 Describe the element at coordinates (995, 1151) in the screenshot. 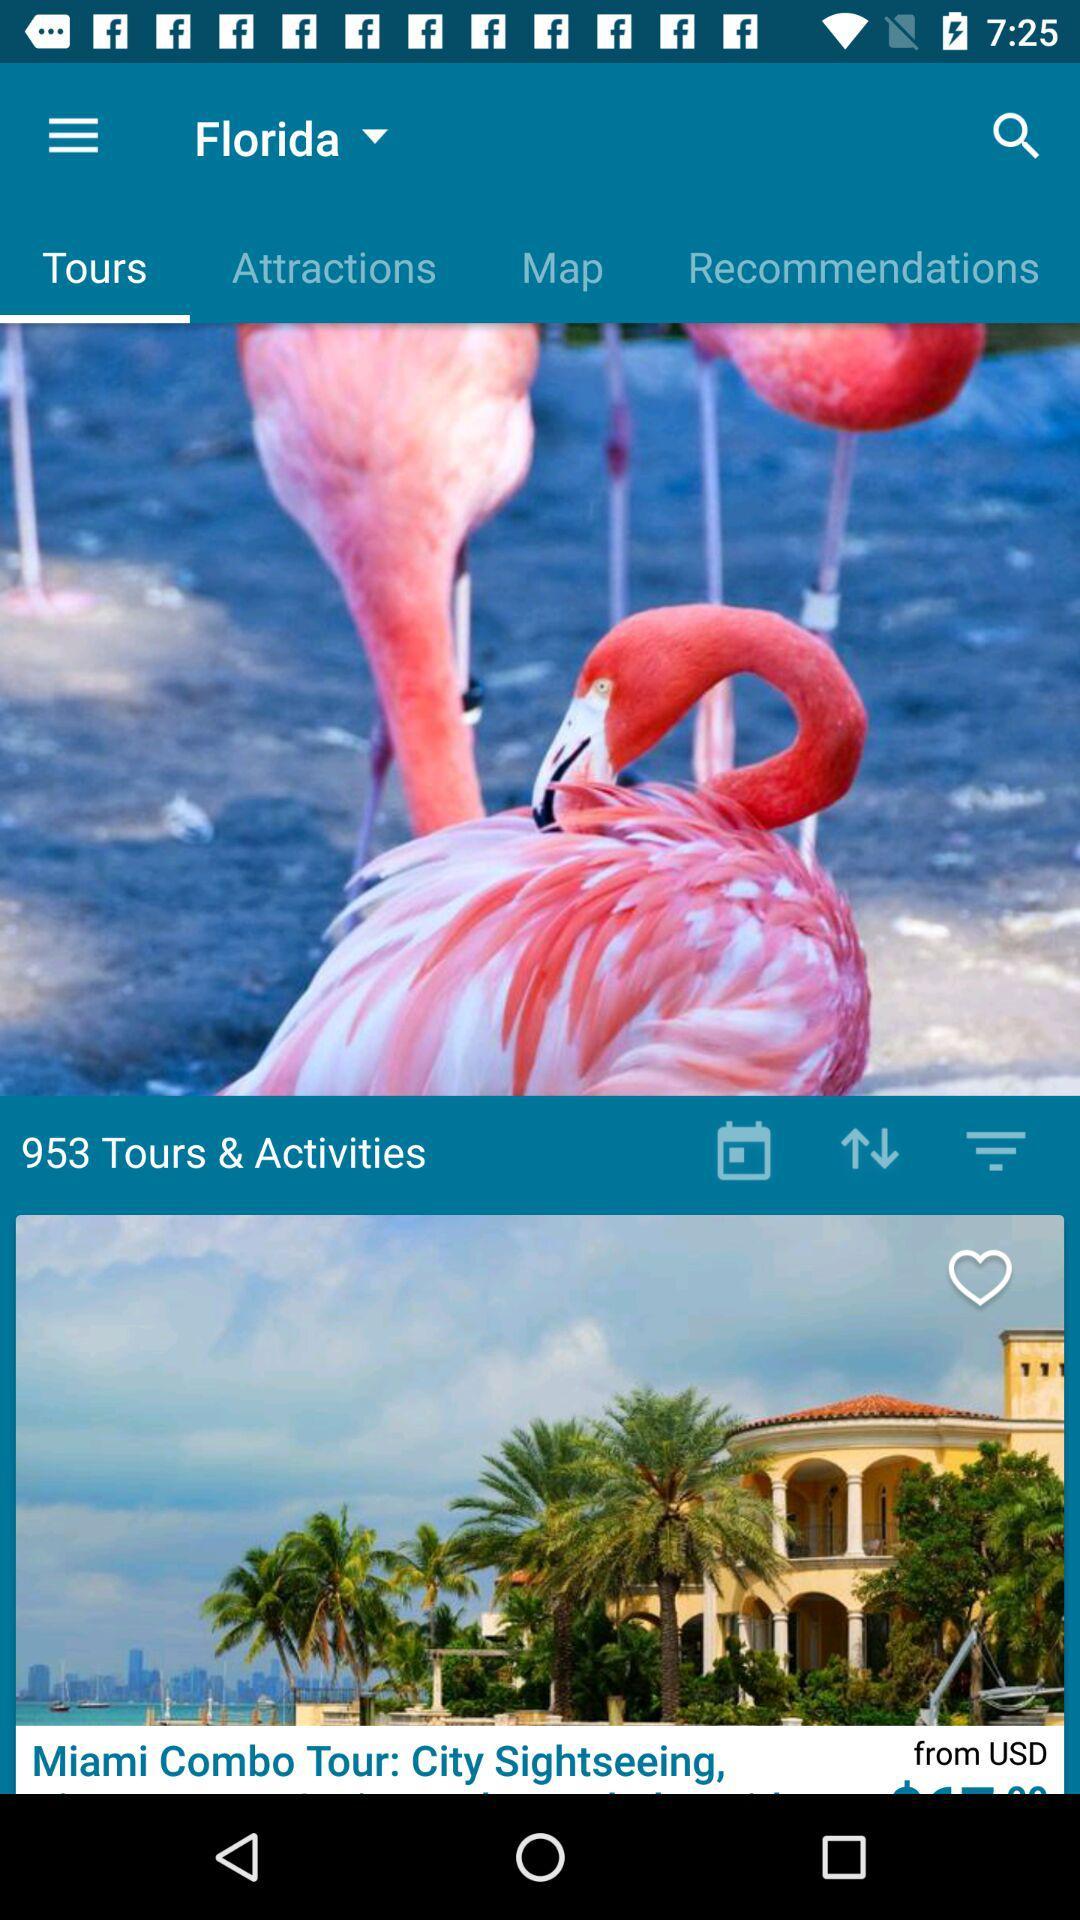

I see `meanu` at that location.